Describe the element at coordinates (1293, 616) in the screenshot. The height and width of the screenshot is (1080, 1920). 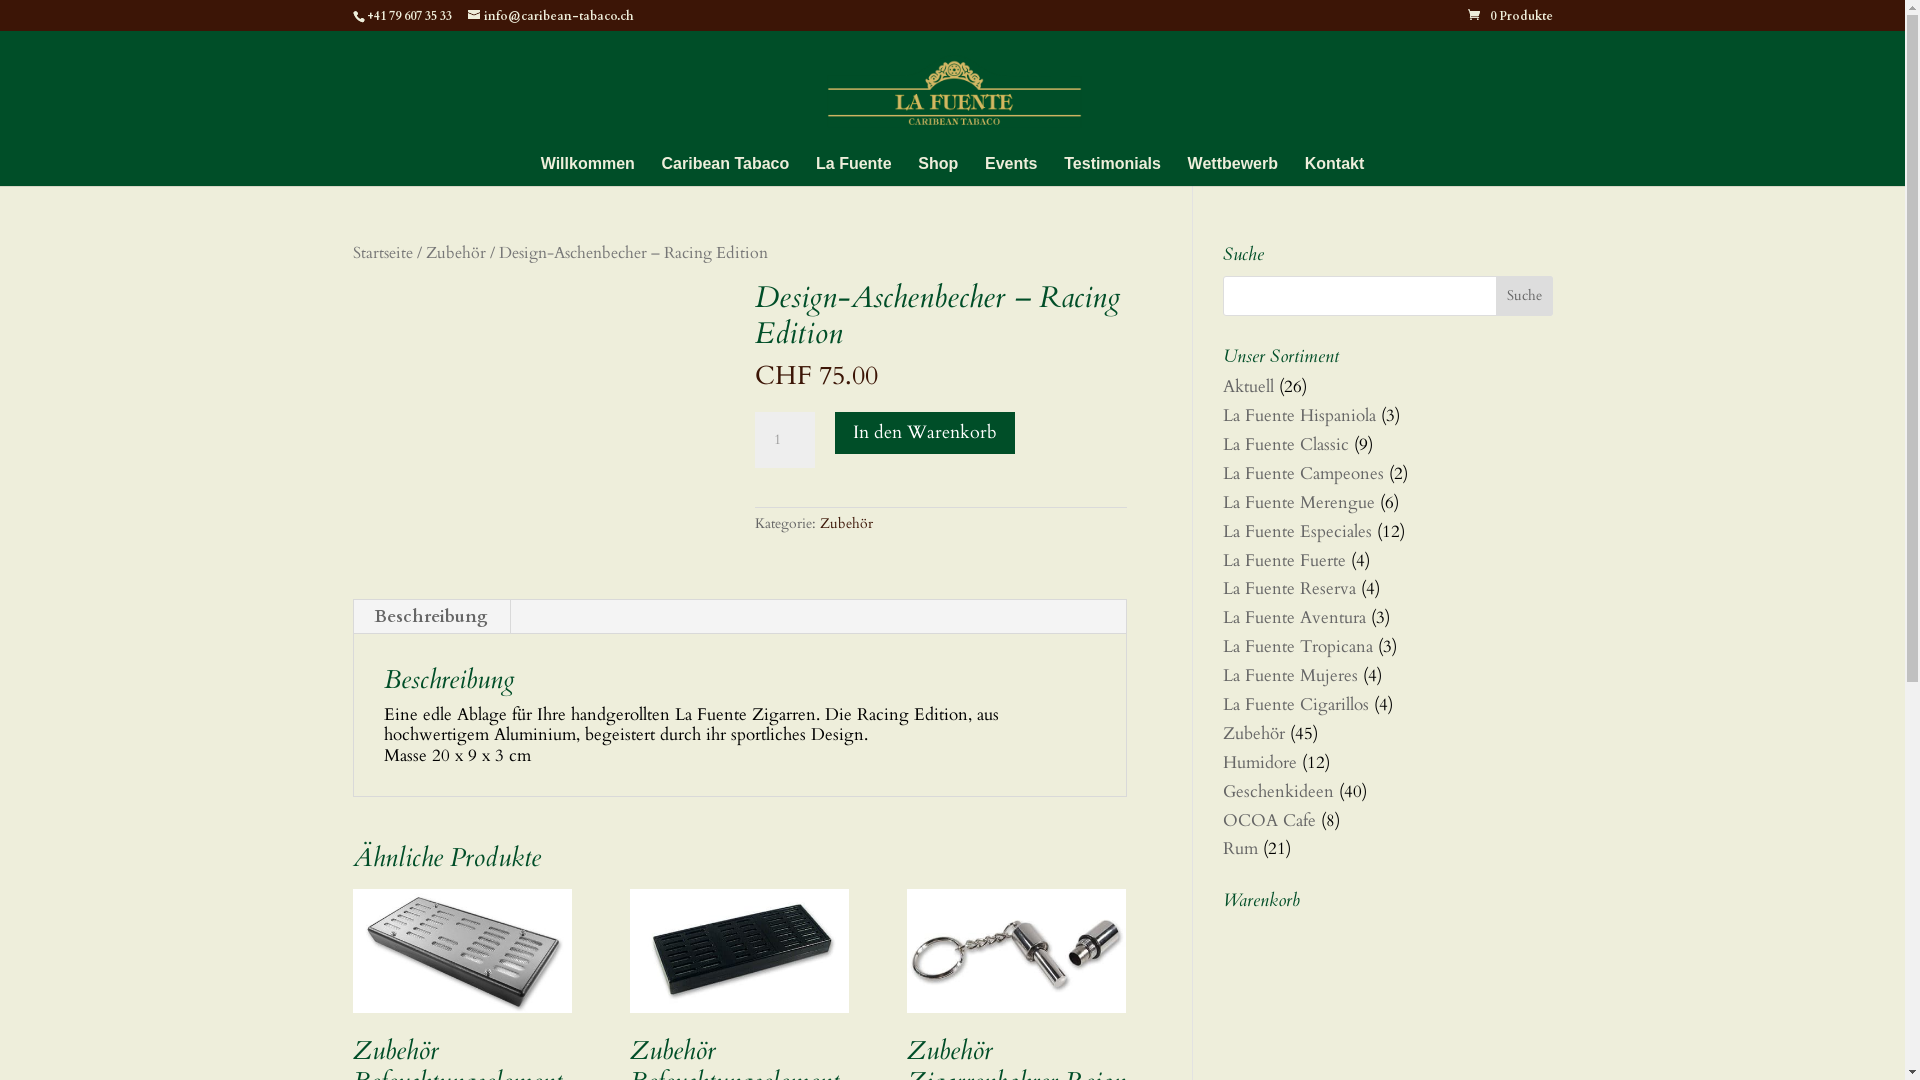
I see `'La Fuente Aventura'` at that location.